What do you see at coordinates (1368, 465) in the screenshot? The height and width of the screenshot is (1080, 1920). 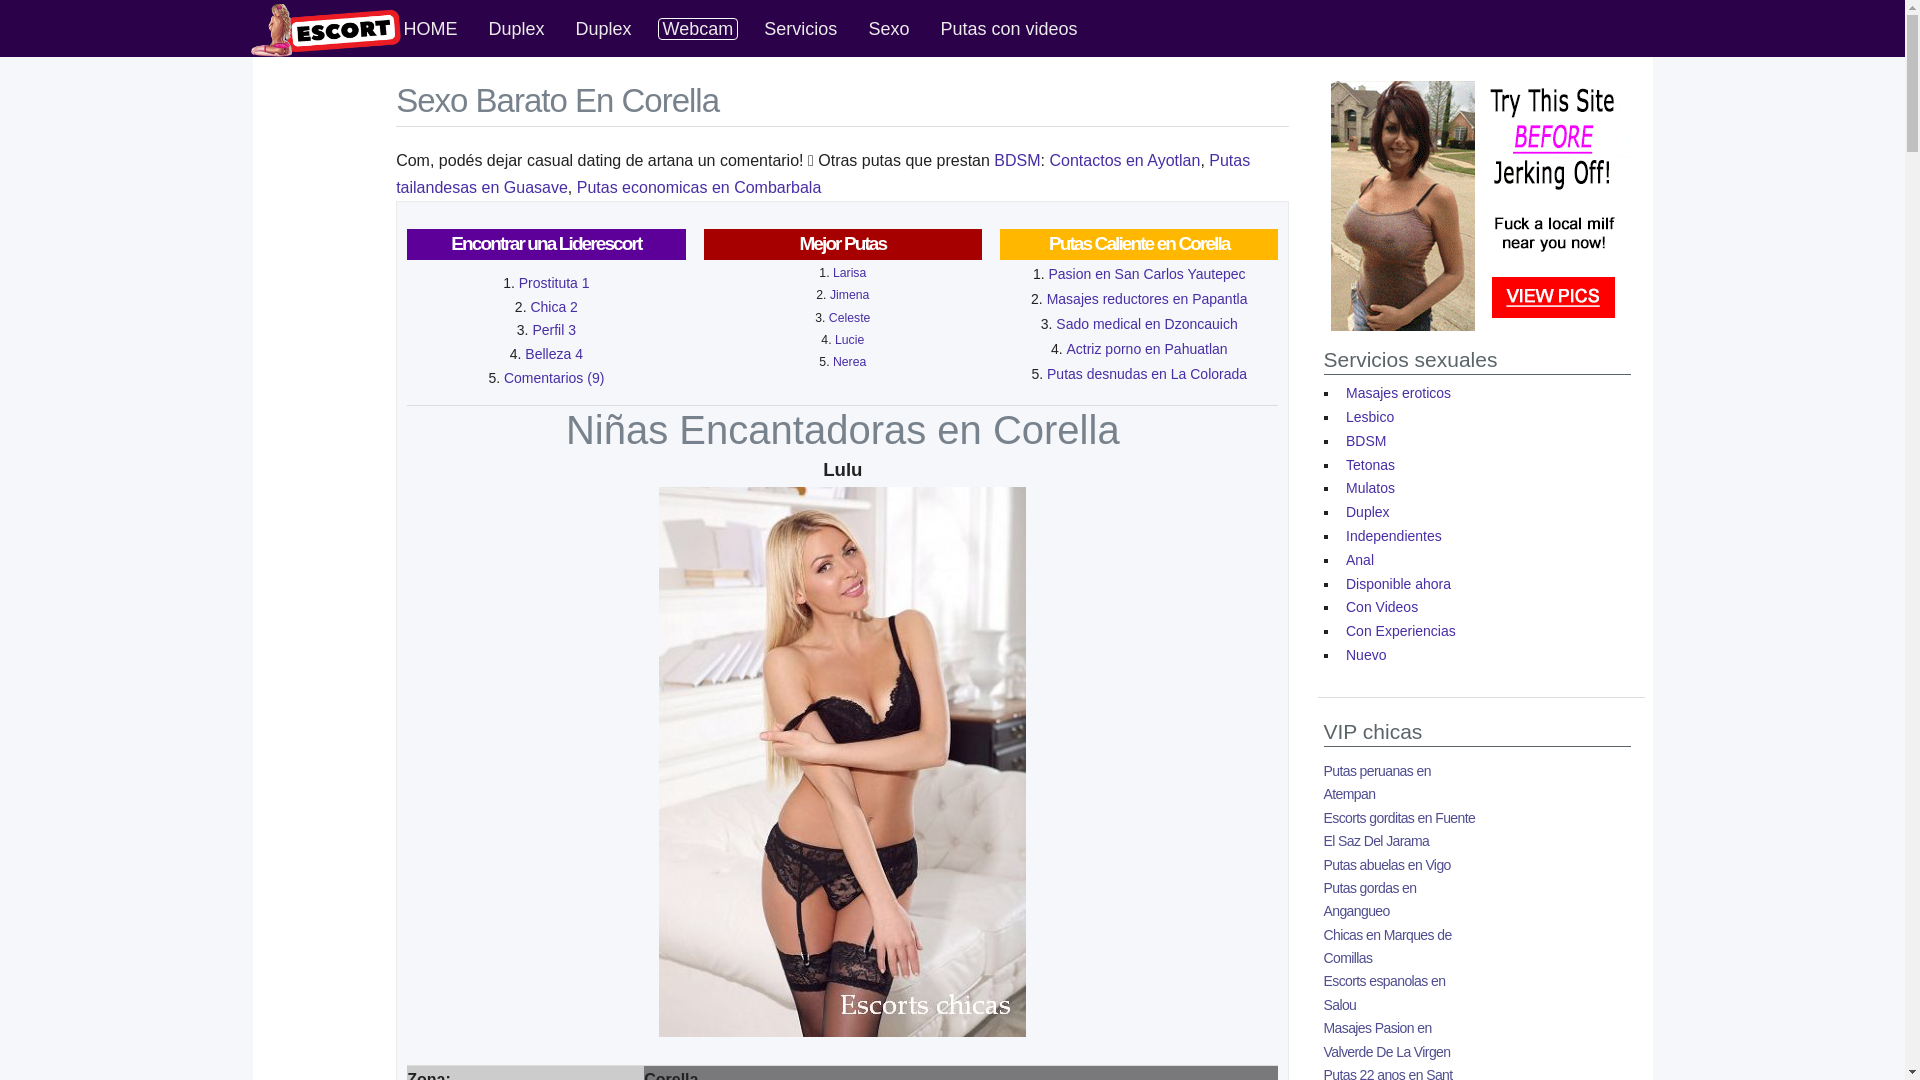 I see `'Tetonas'` at bounding box center [1368, 465].